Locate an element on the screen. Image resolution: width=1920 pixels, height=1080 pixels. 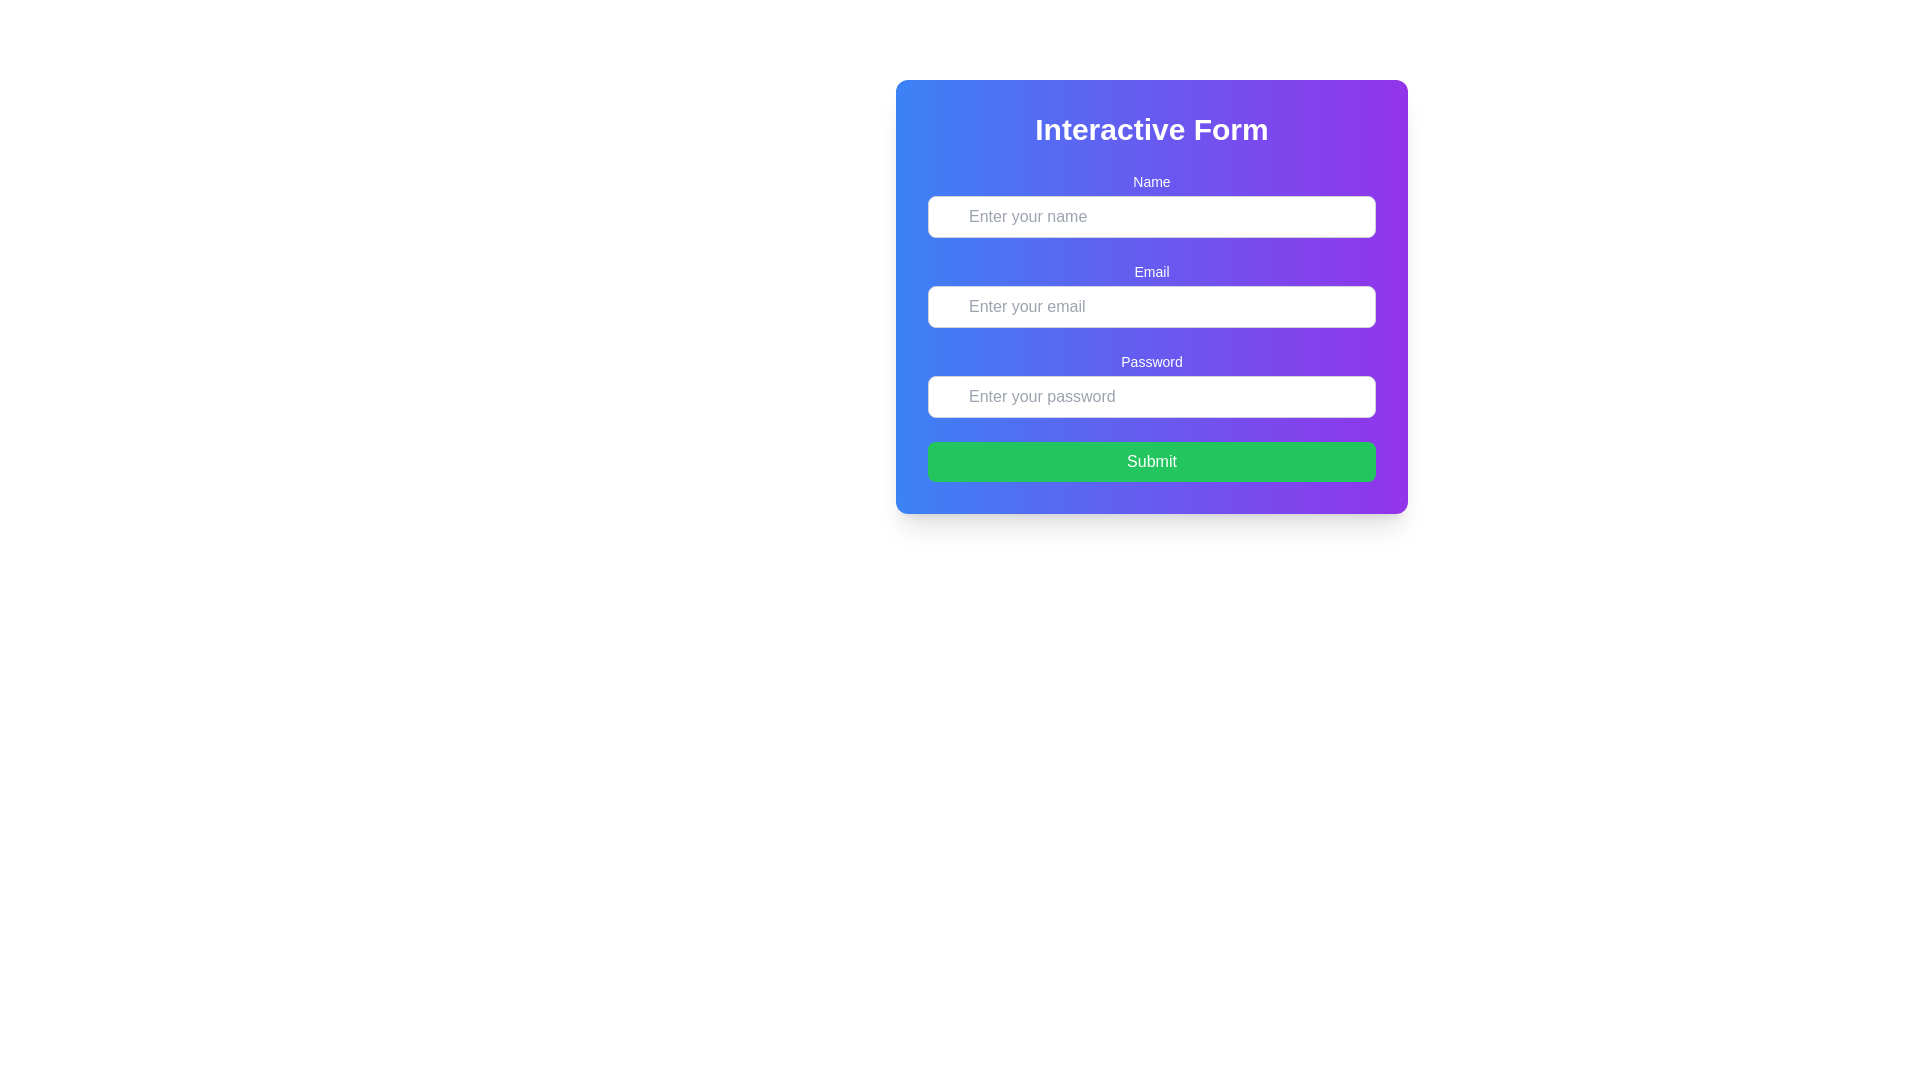
the name input field located beneath the 'Interactive Form' heading is located at coordinates (1152, 204).